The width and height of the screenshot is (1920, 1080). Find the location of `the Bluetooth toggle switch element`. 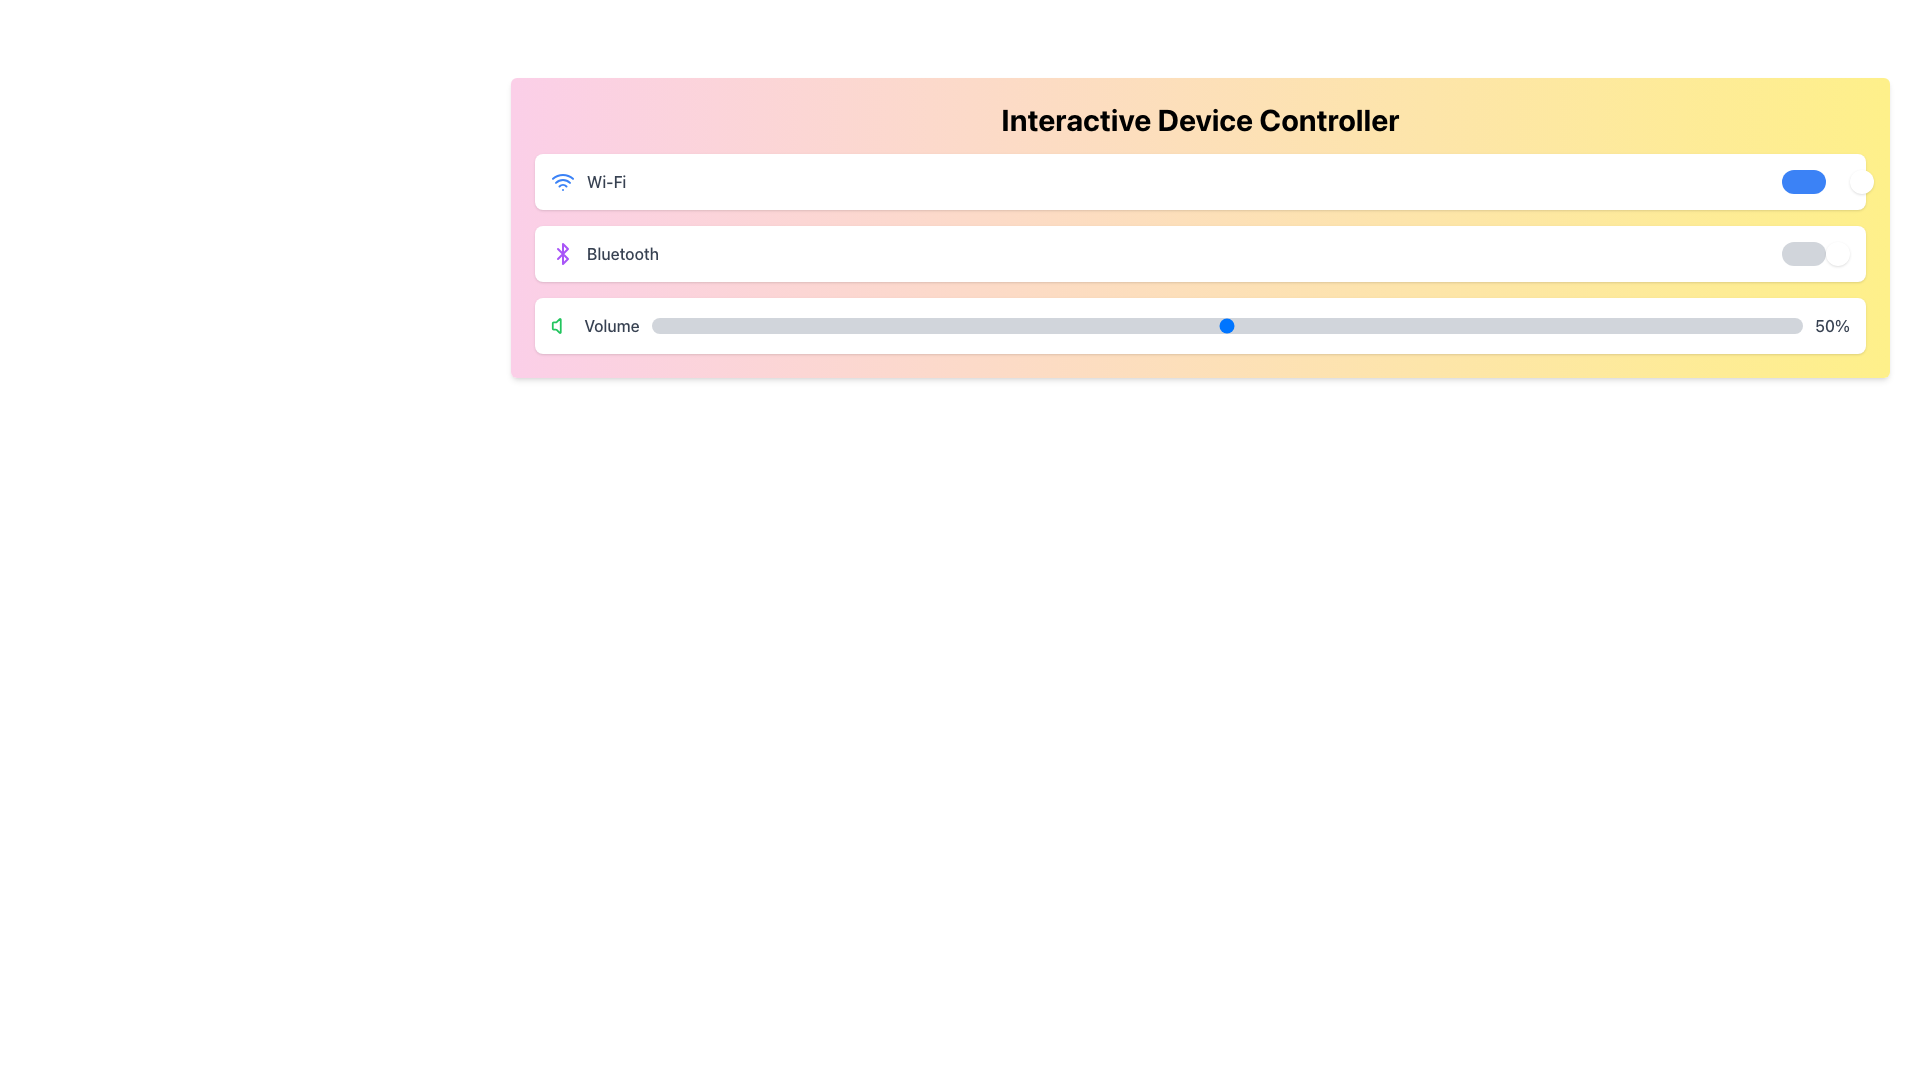

the Bluetooth toggle switch element is located at coordinates (1815, 253).